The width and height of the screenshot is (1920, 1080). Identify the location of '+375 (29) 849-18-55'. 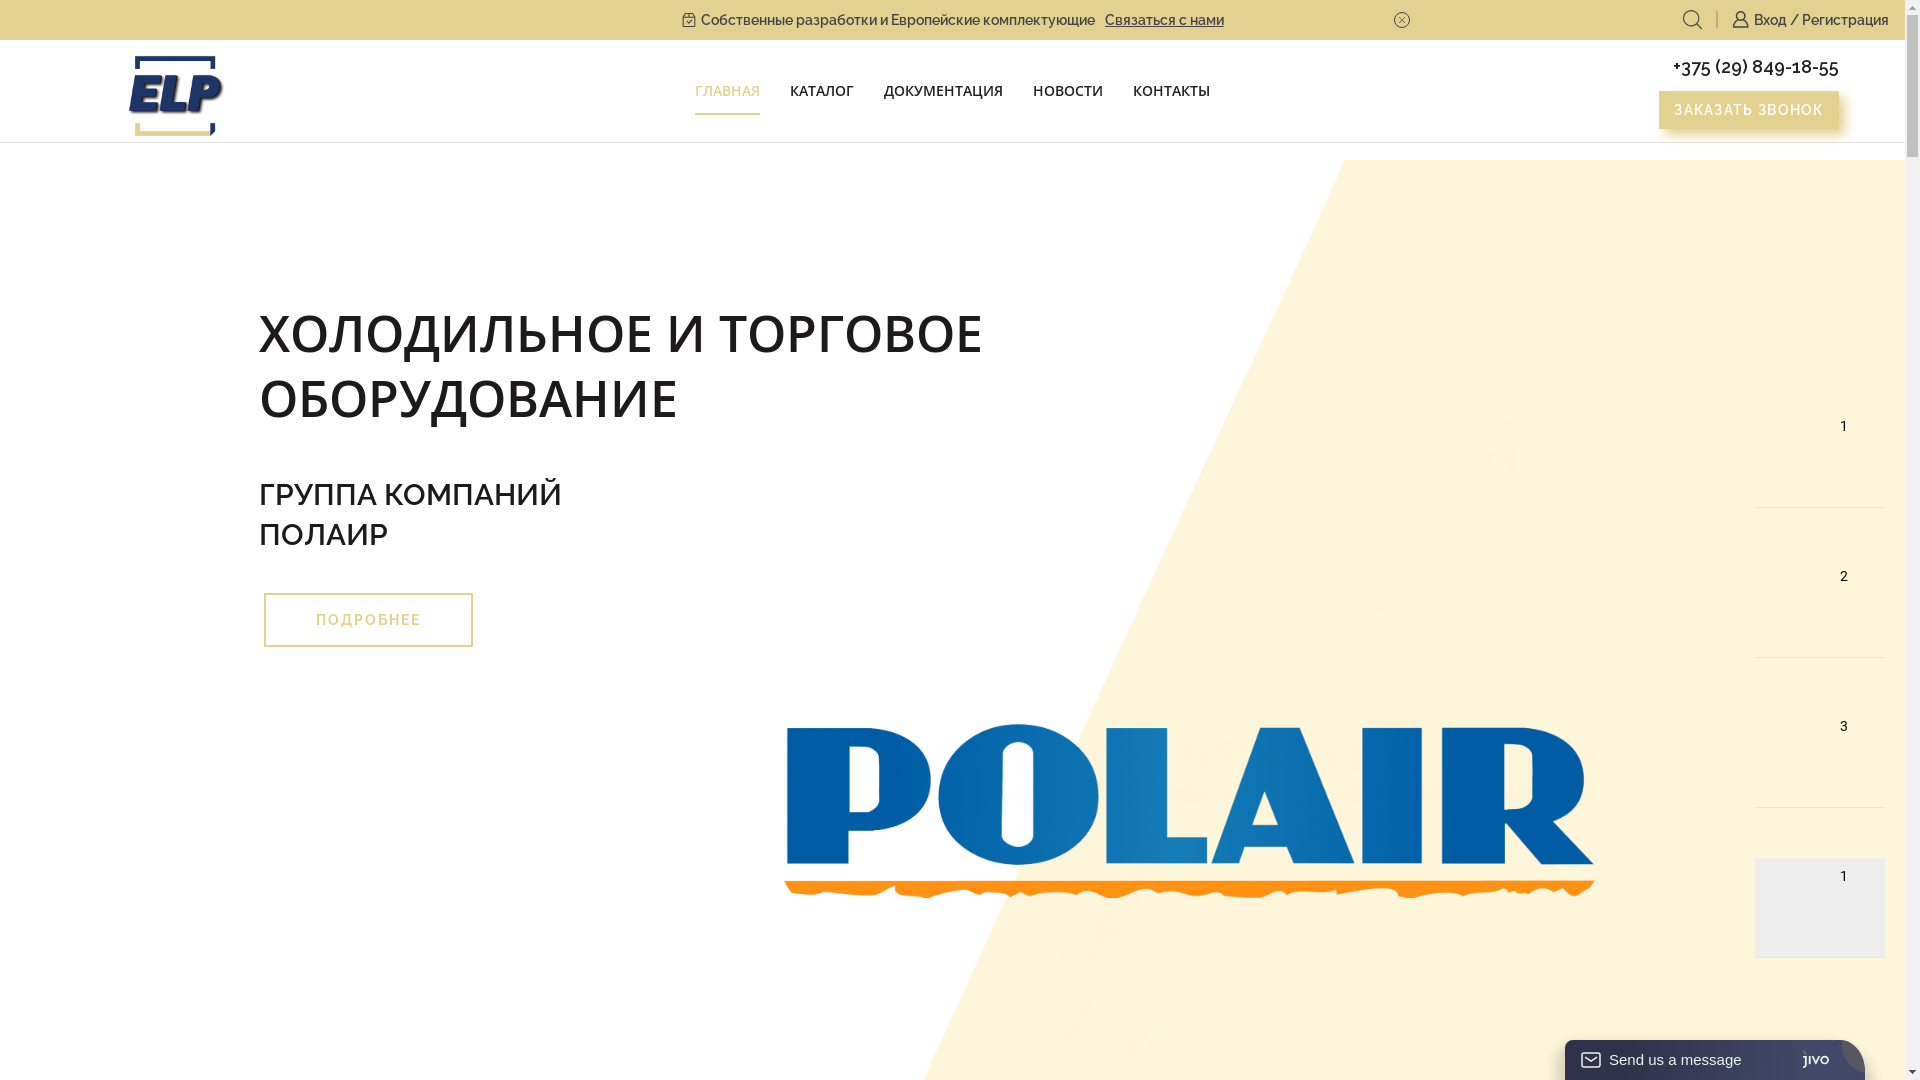
(1755, 65).